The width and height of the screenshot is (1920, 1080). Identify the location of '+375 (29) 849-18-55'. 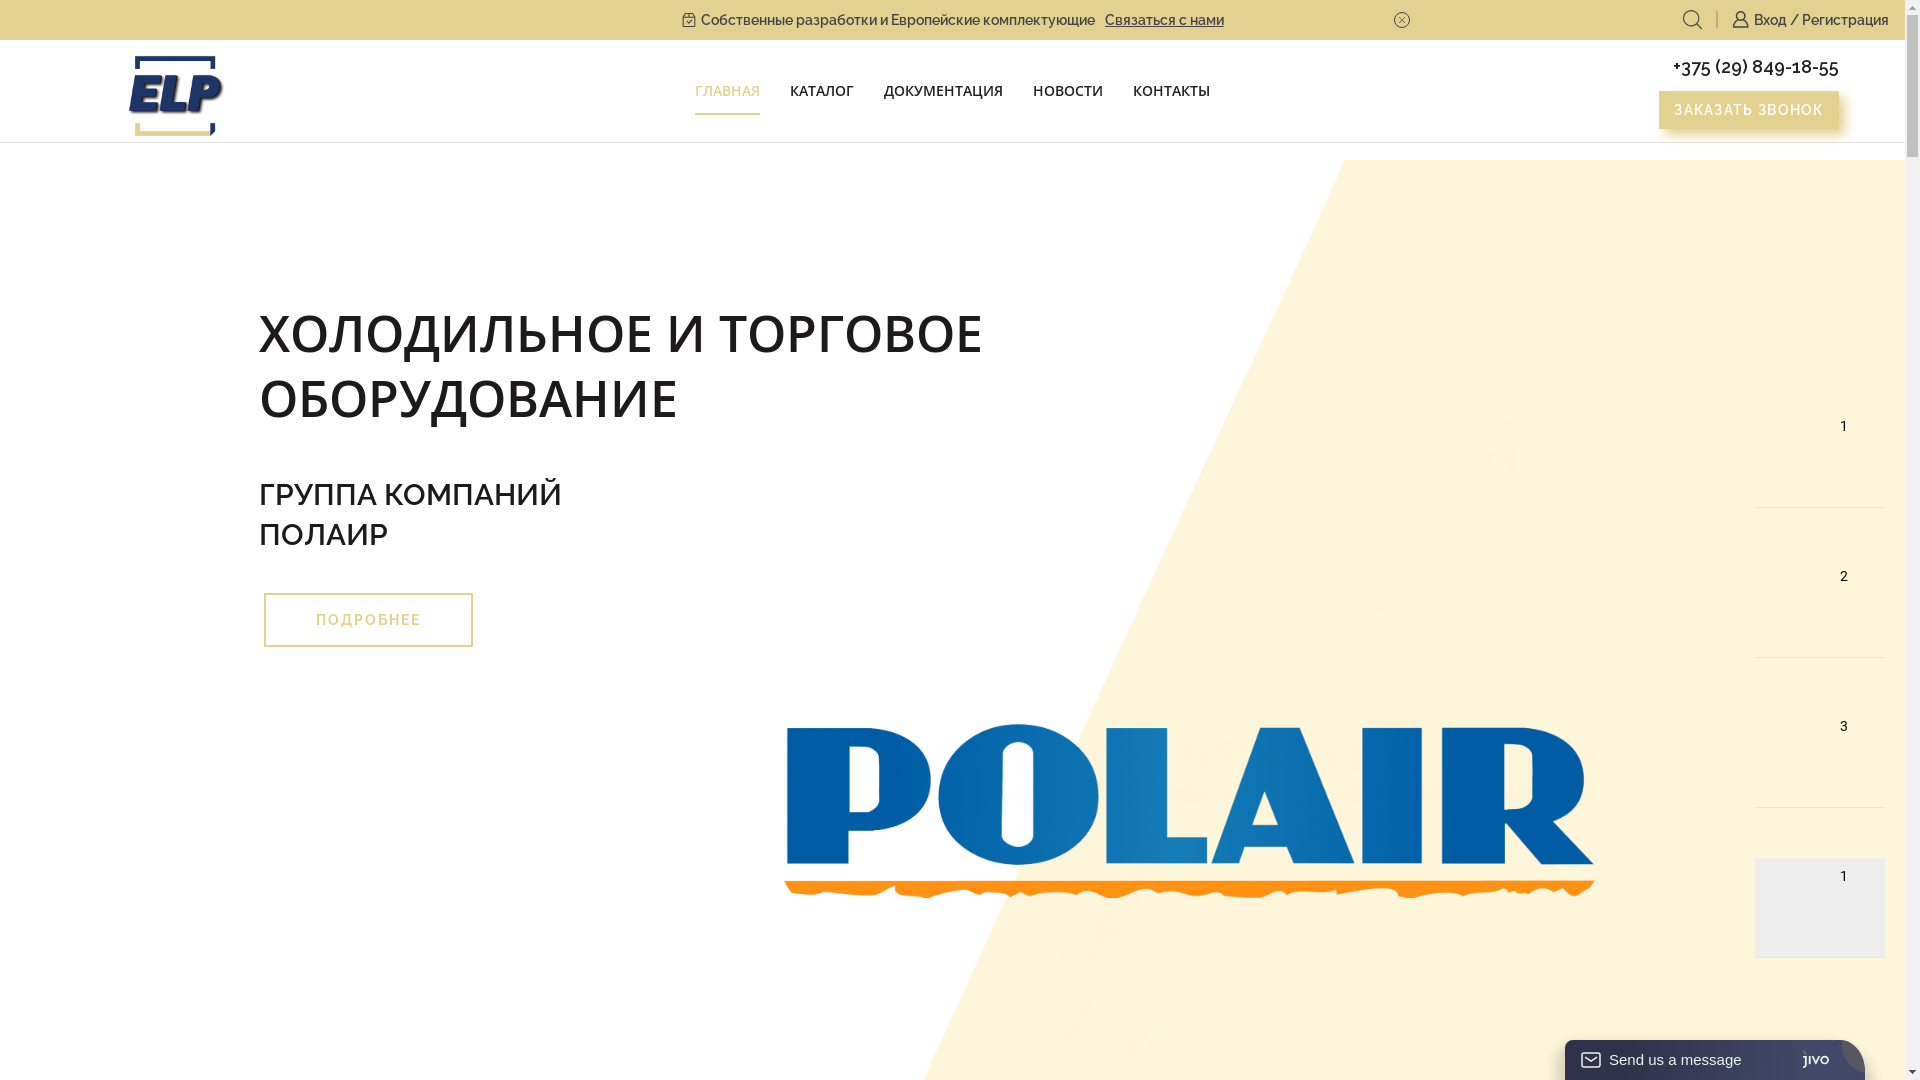
(1755, 65).